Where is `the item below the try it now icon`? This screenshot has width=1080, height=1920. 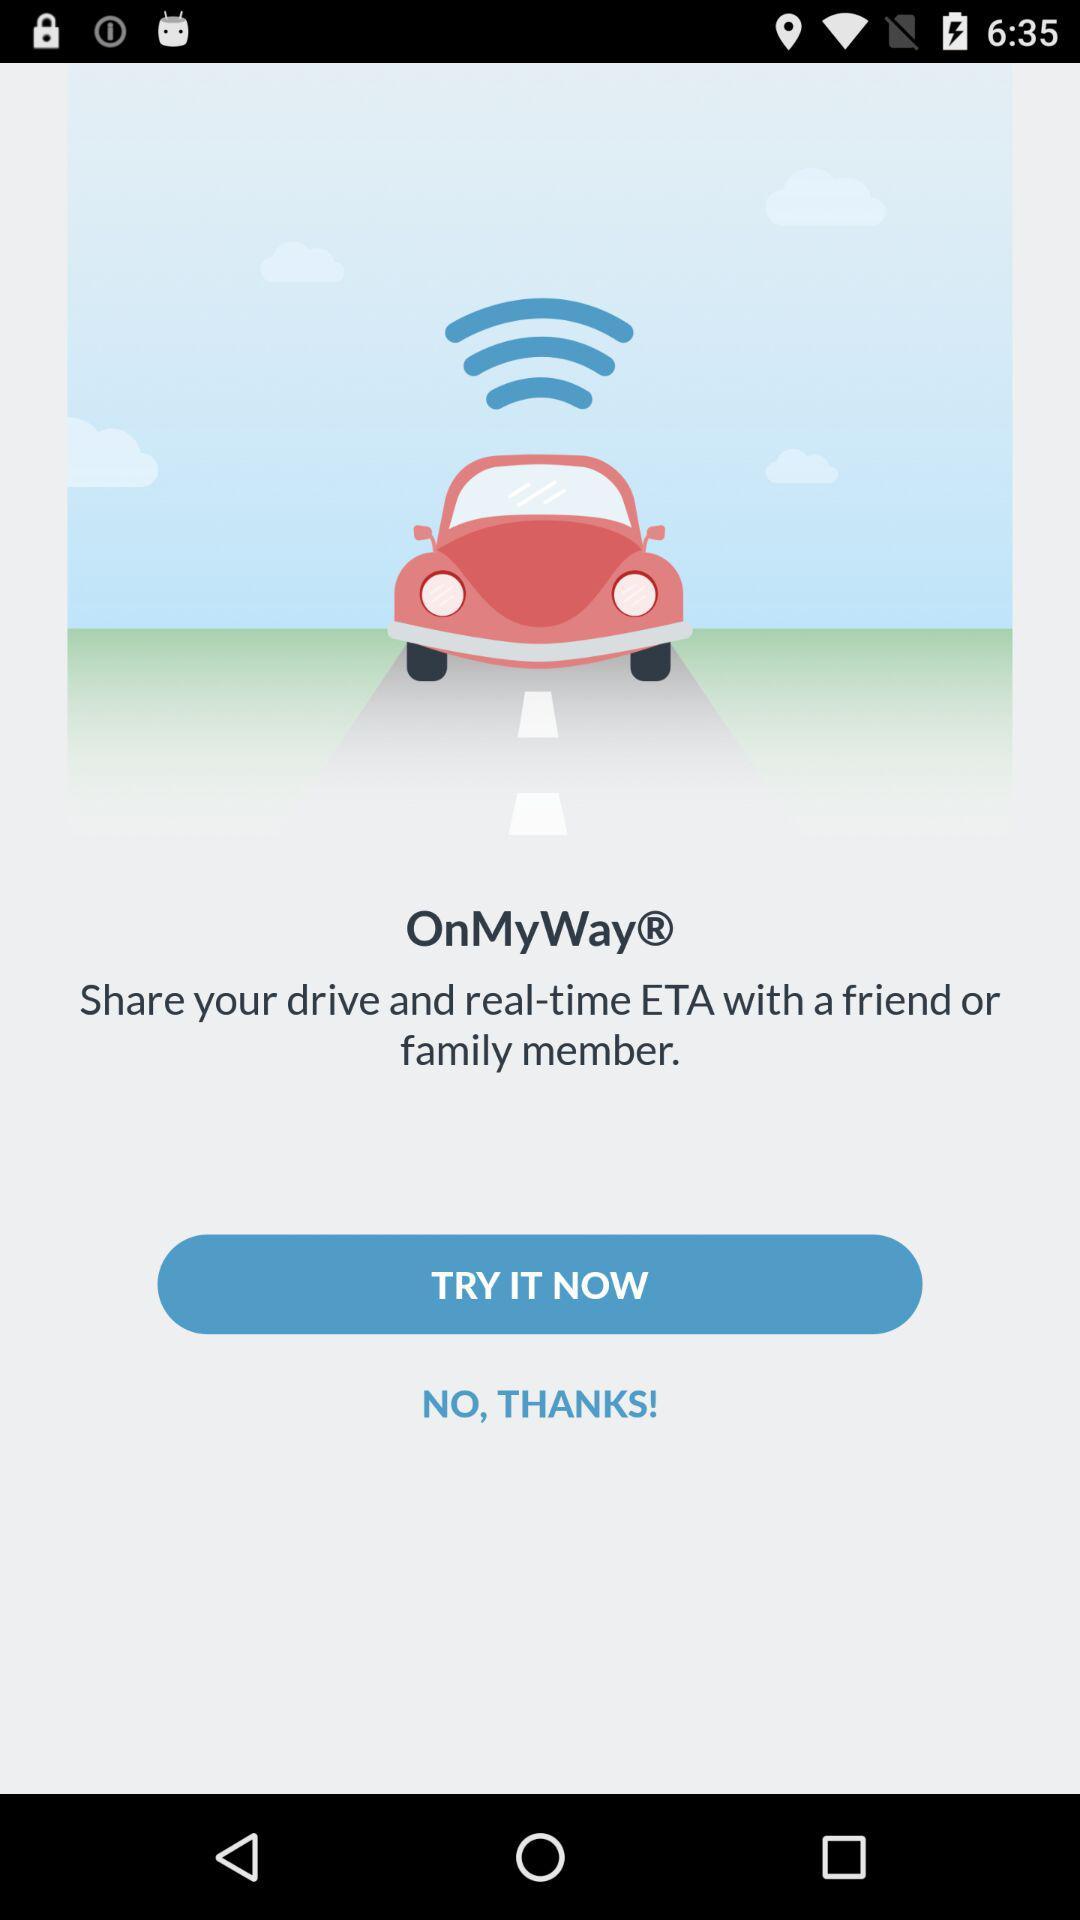 the item below the try it now icon is located at coordinates (540, 1401).